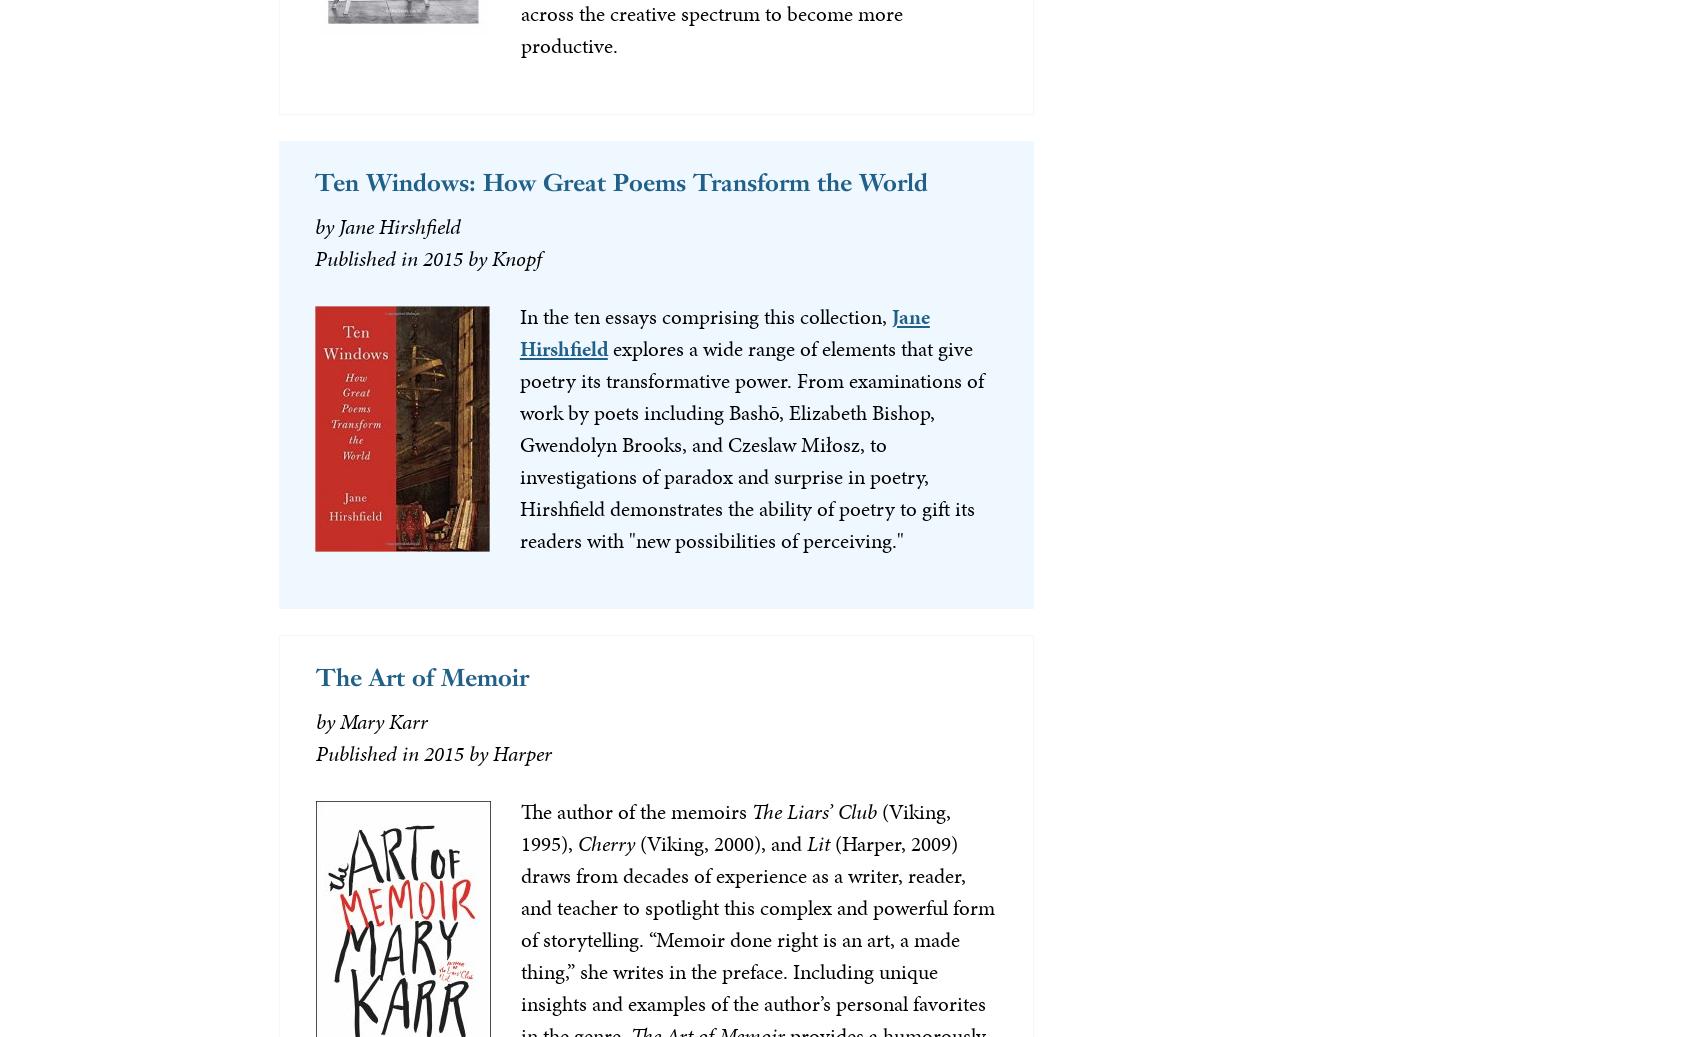  What do you see at coordinates (382, 721) in the screenshot?
I see `'Mary Karr'` at bounding box center [382, 721].